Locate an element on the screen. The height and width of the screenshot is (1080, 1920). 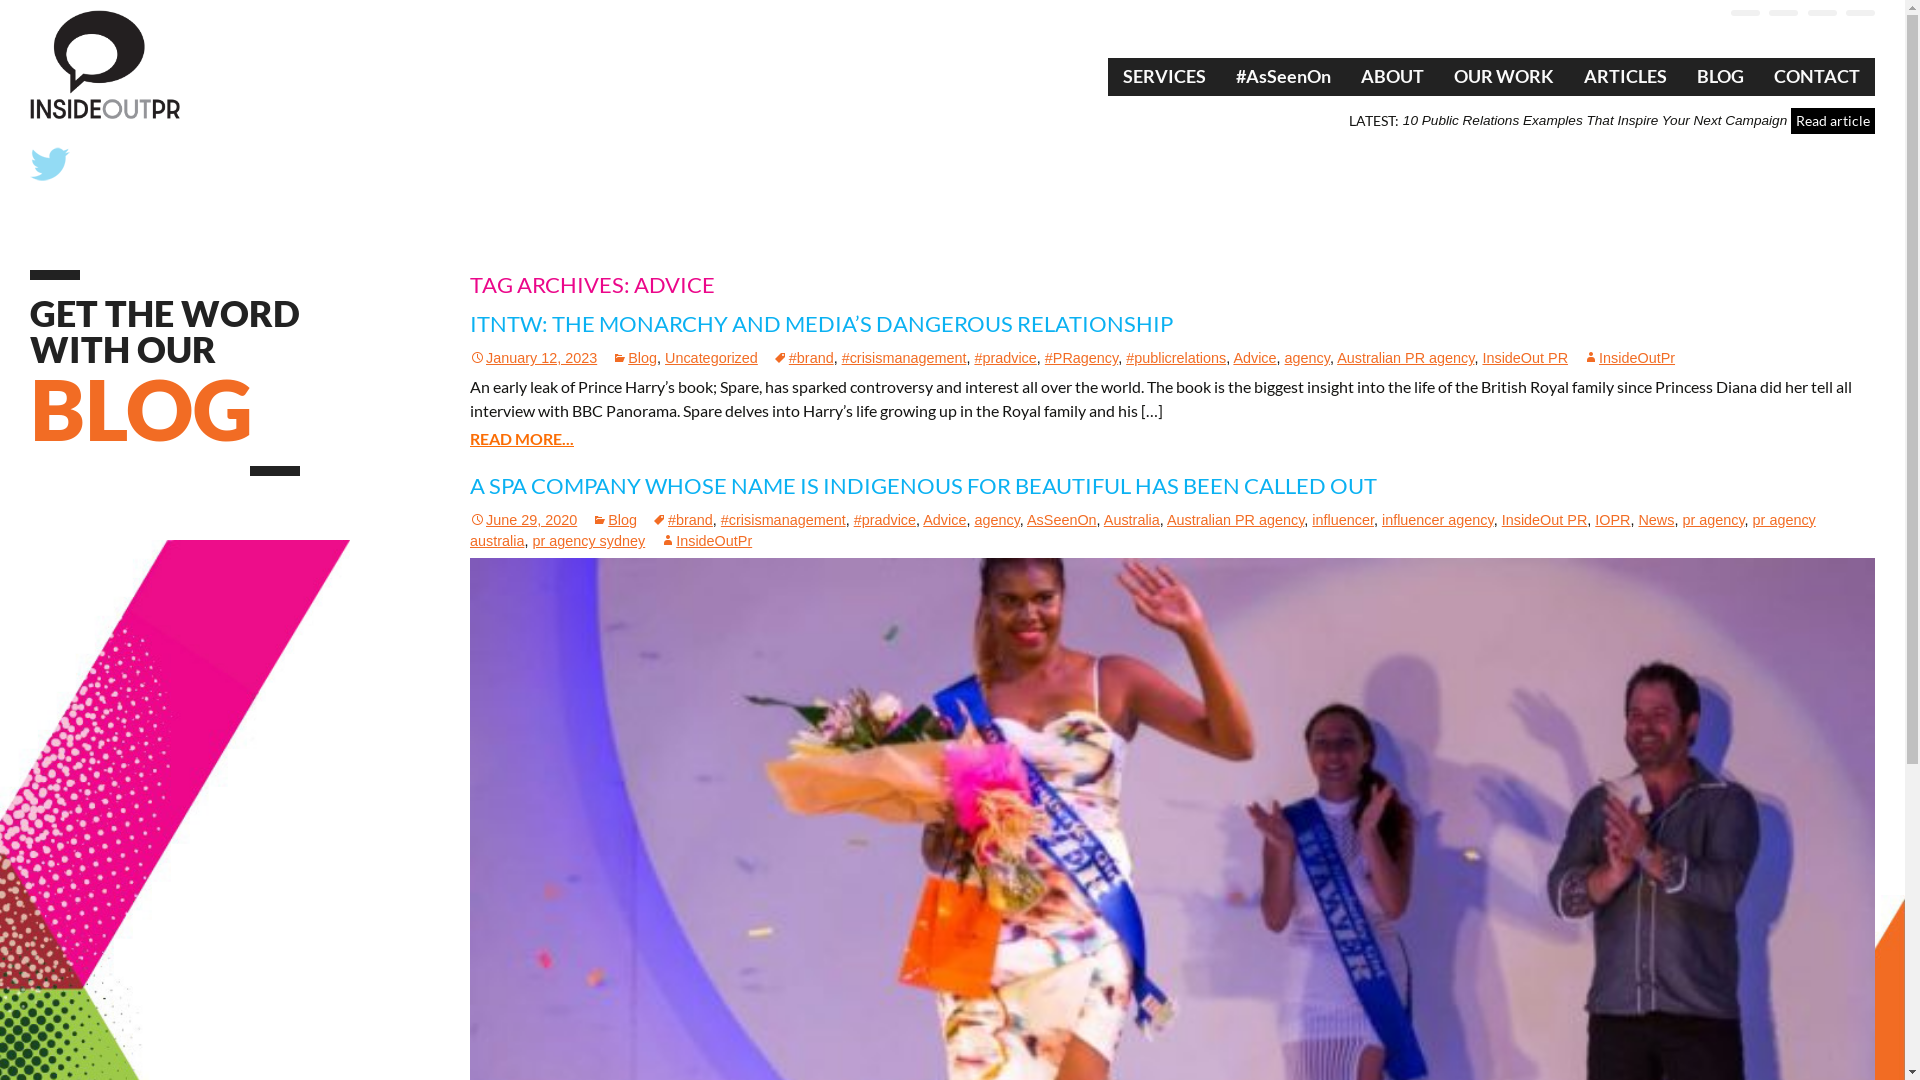
'pr agency sydney' is located at coordinates (587, 540).